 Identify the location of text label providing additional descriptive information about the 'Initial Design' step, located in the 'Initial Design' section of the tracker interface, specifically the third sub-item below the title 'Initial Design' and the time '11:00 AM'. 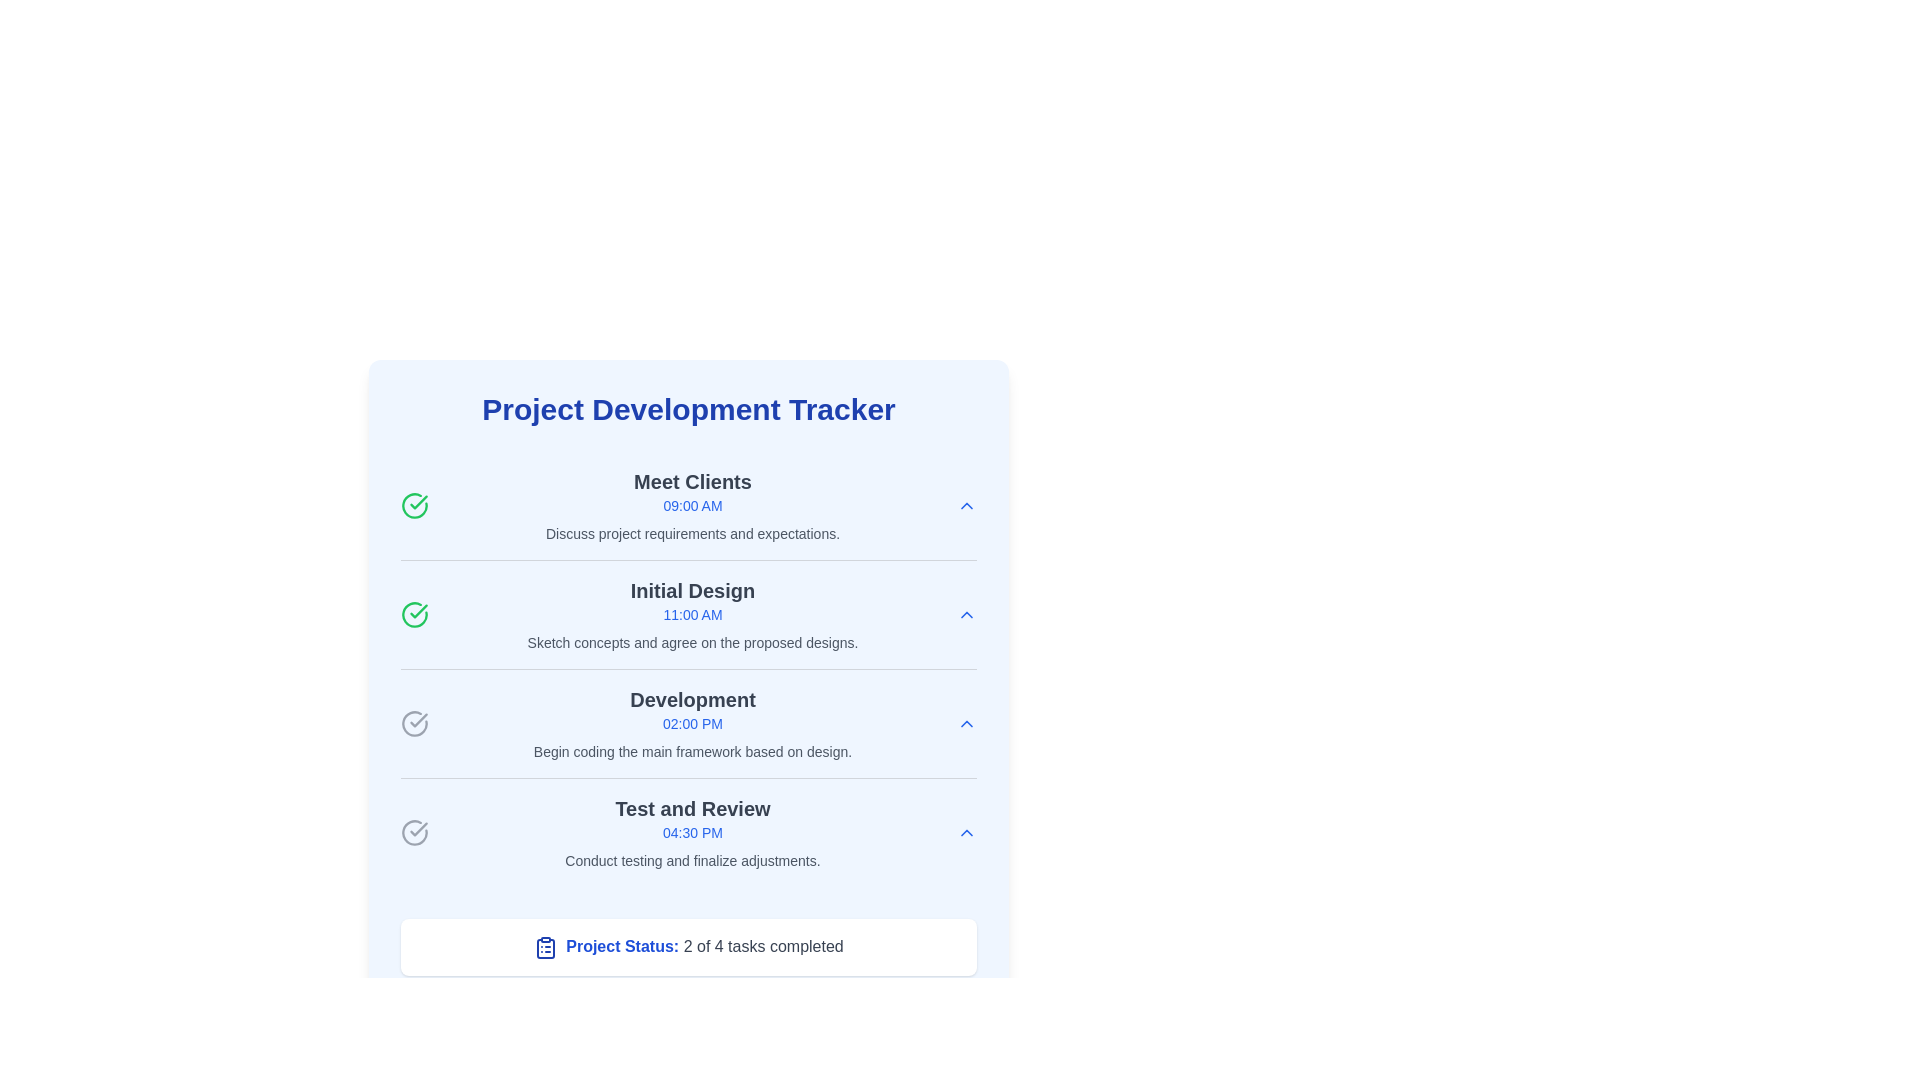
(692, 643).